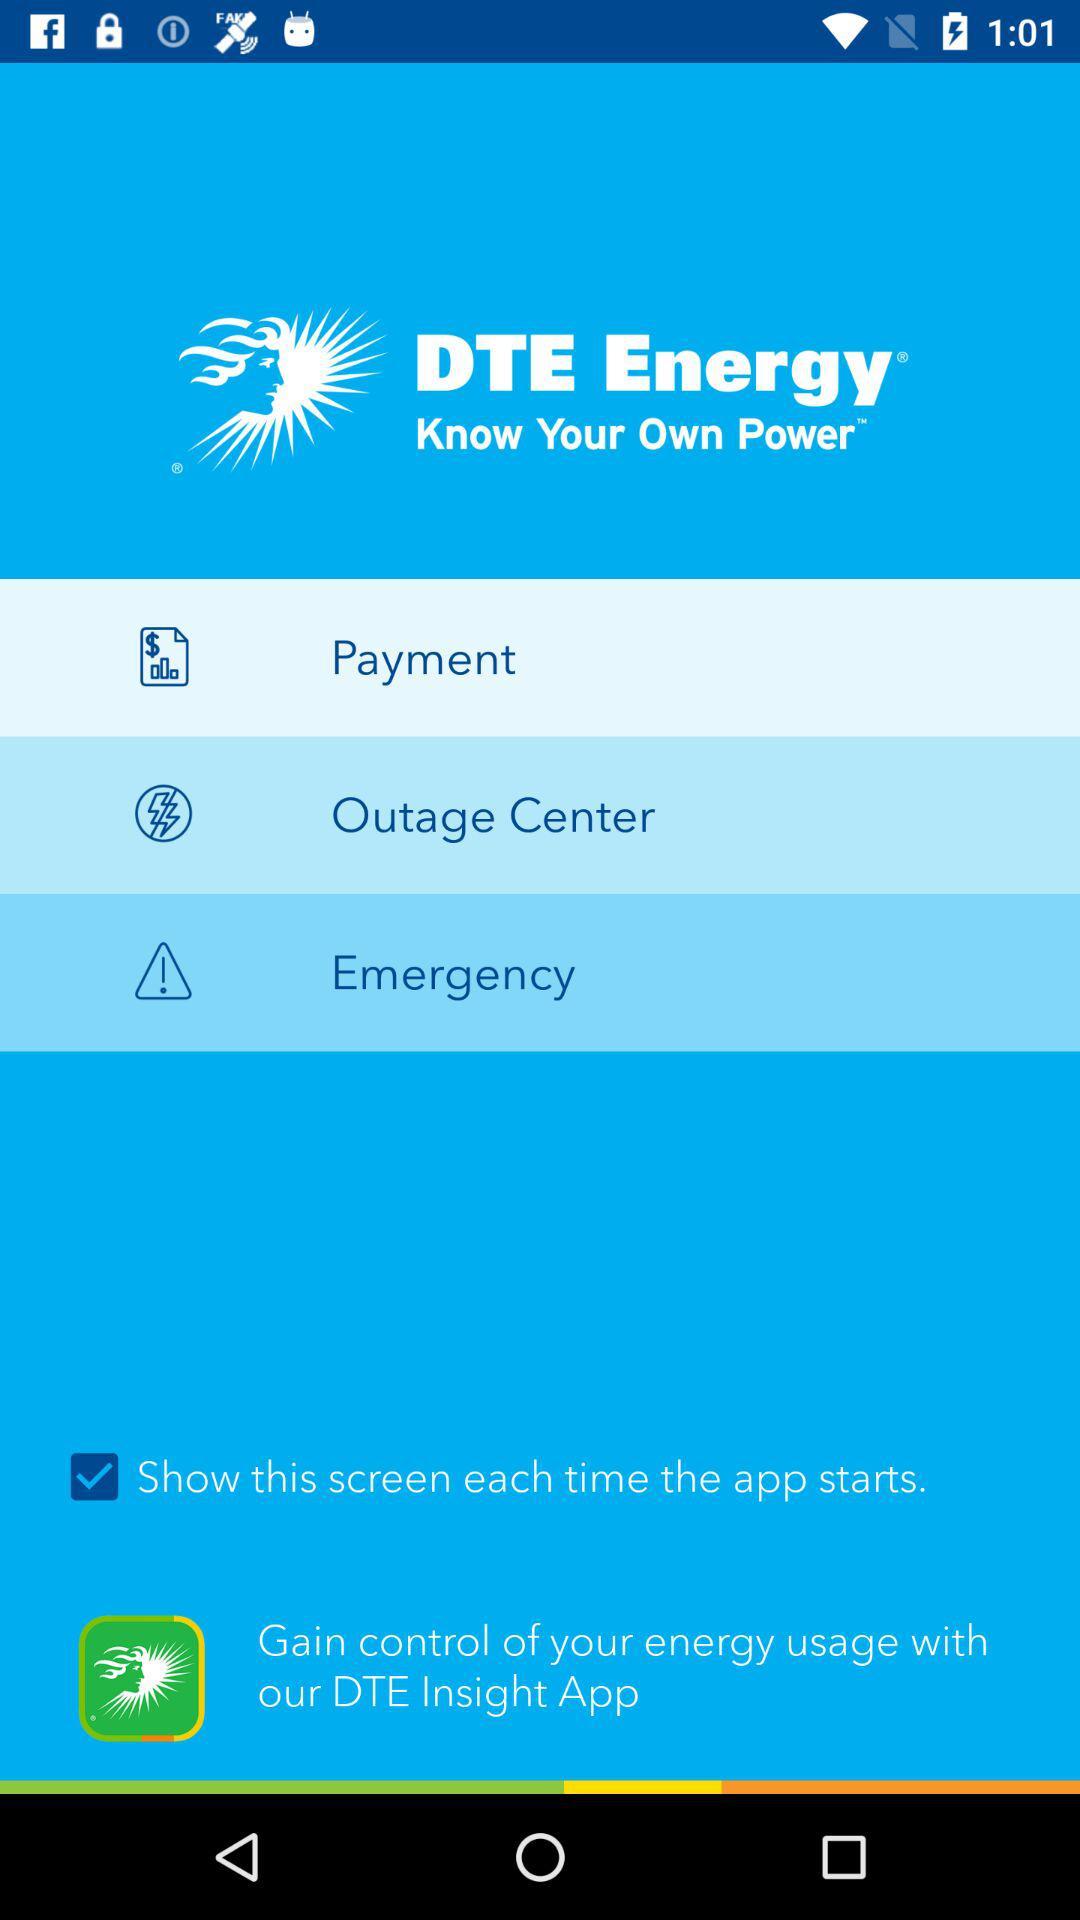 Image resolution: width=1080 pixels, height=1920 pixels. Describe the element at coordinates (540, 657) in the screenshot. I see `the payment icon` at that location.